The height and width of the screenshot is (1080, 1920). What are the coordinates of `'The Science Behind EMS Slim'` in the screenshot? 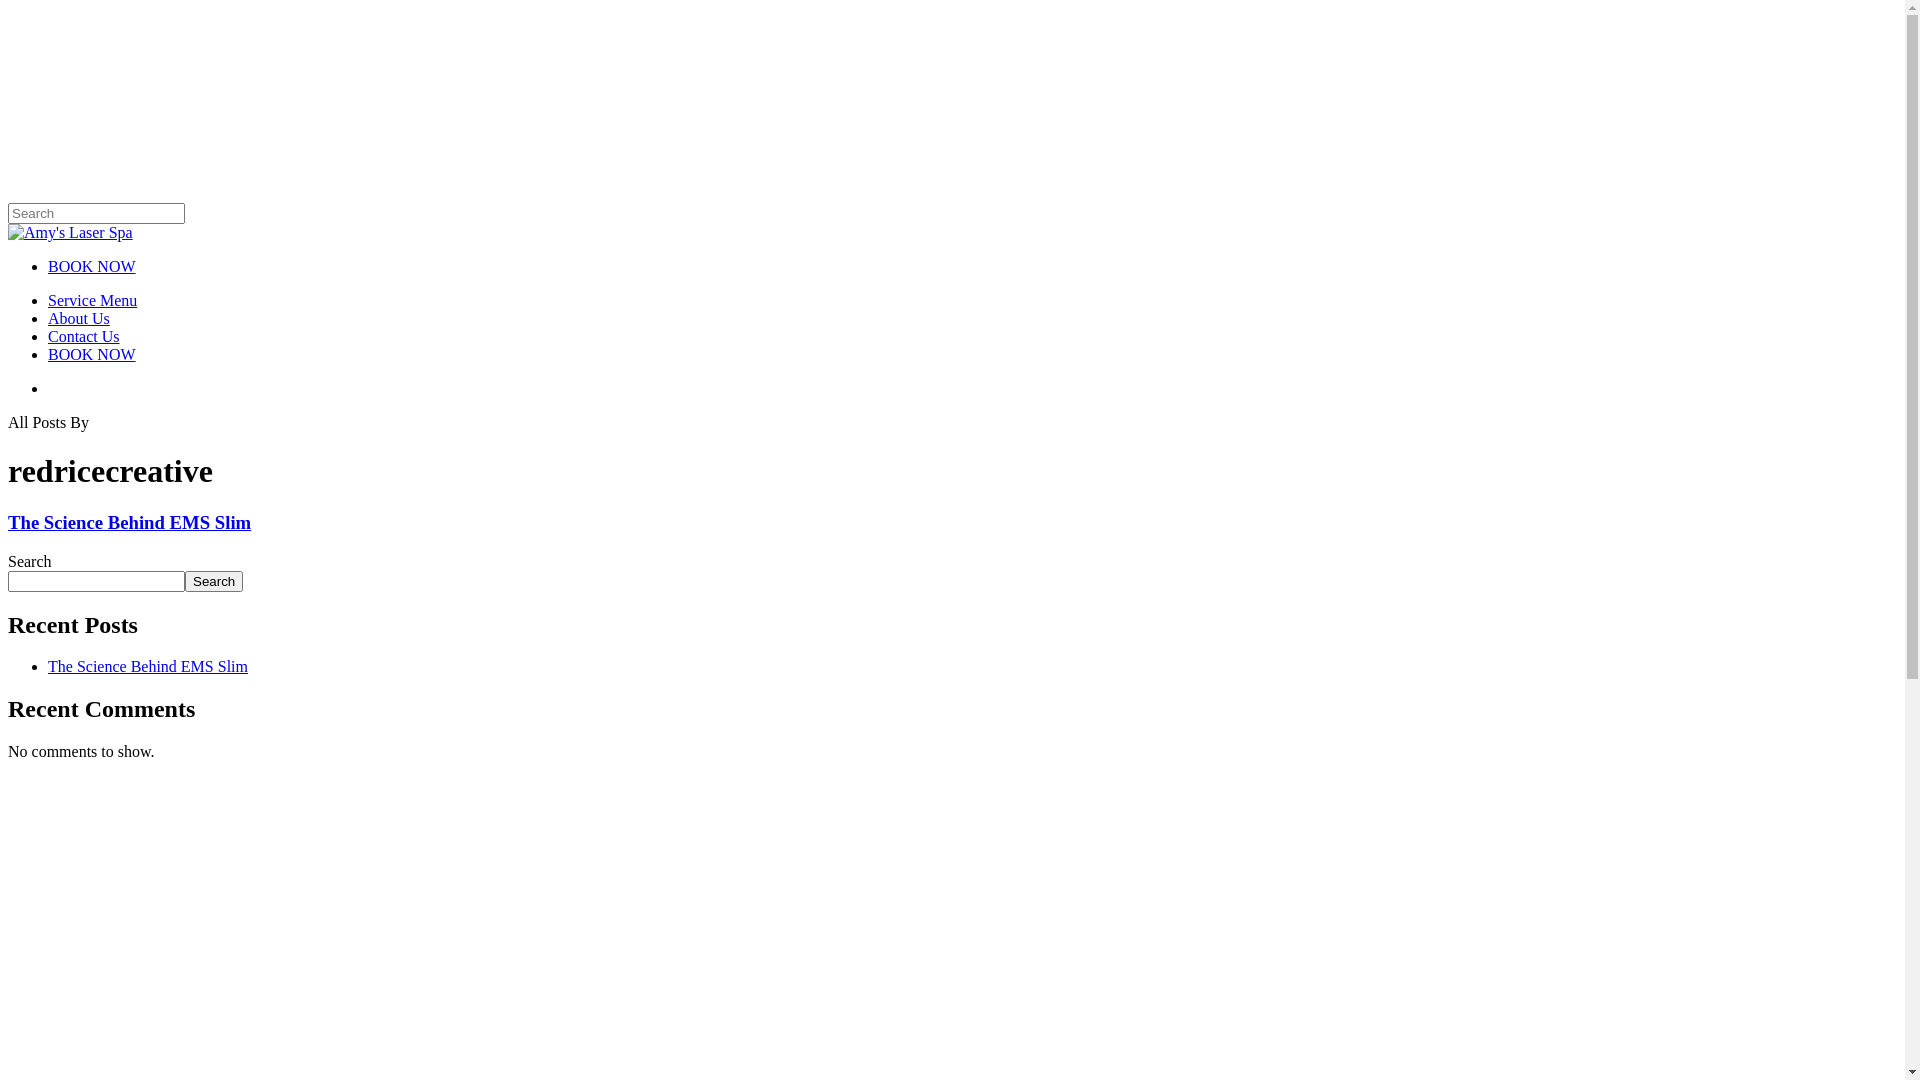 It's located at (128, 521).